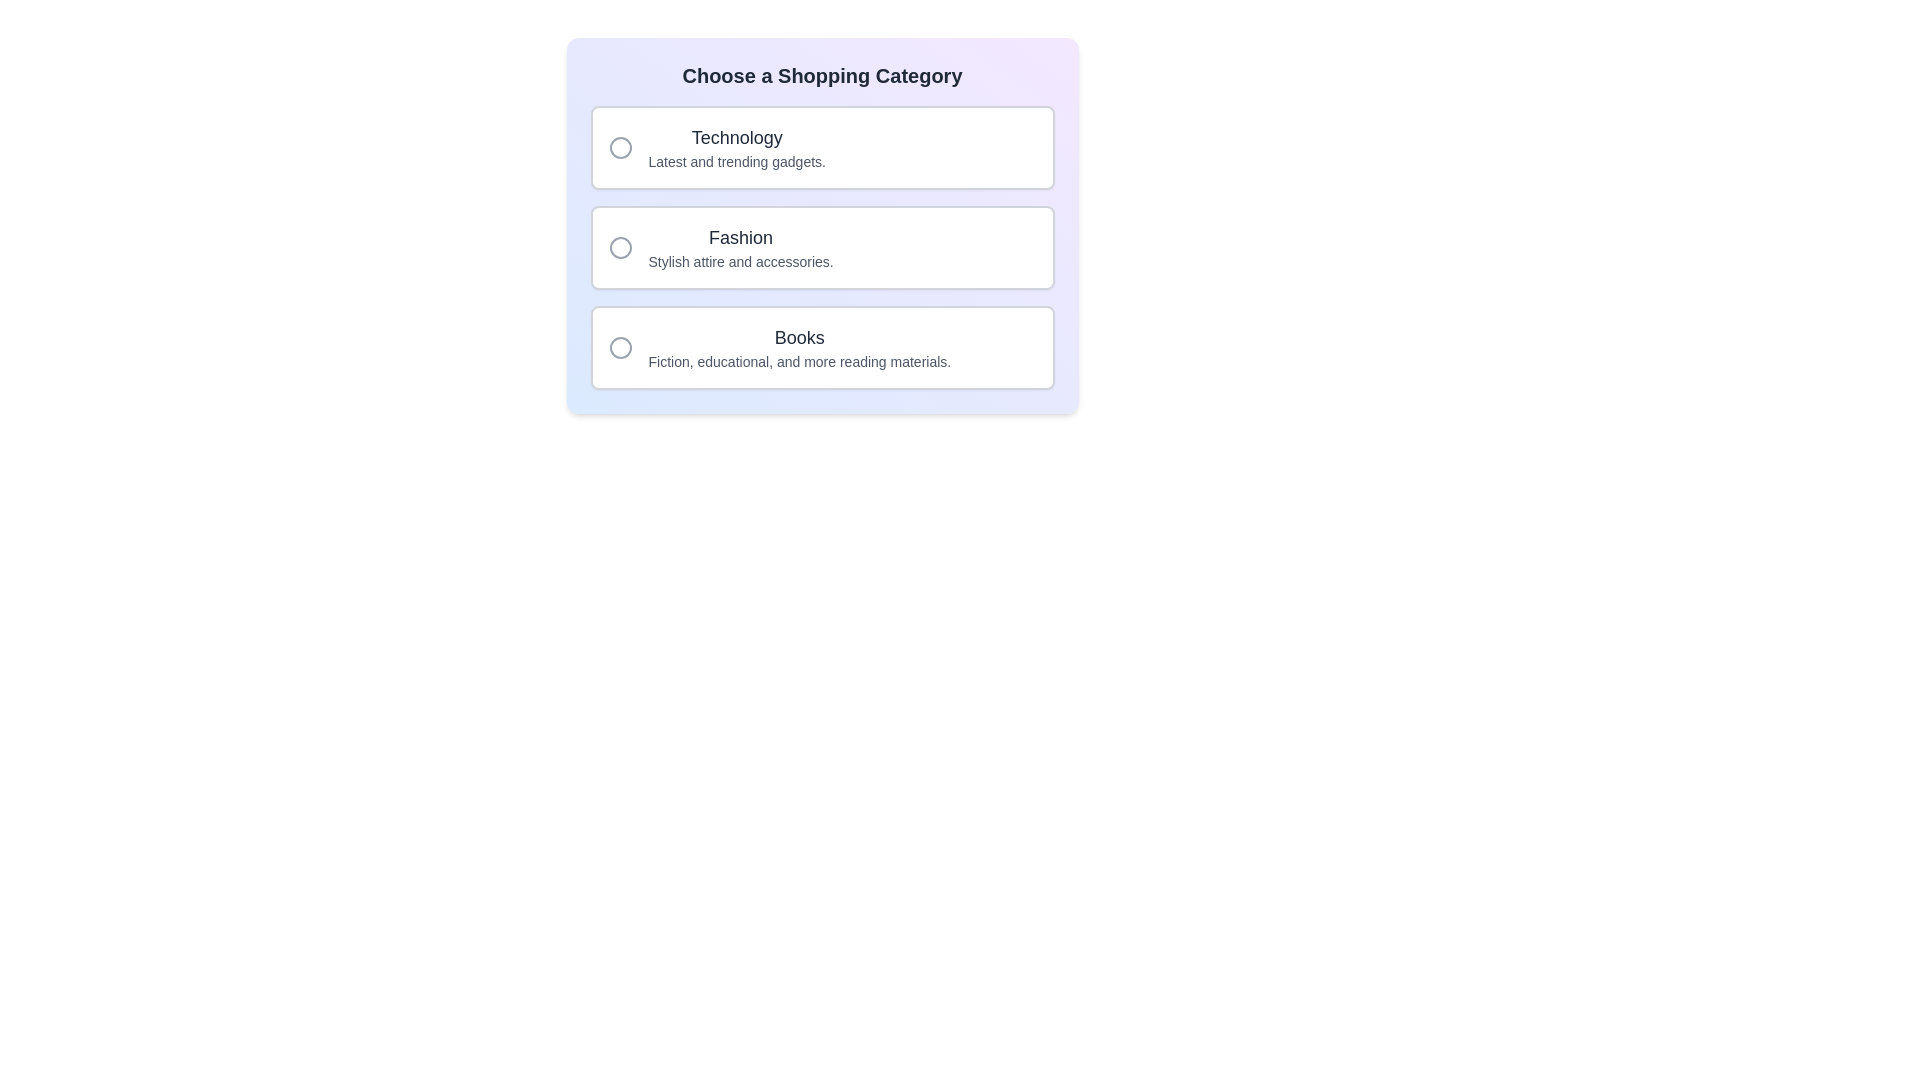  Describe the element at coordinates (619, 146) in the screenshot. I see `the circular outline icon located at the left margin of the 'Technology' card containing the text 'Latest and trending gadgets.'` at that location.